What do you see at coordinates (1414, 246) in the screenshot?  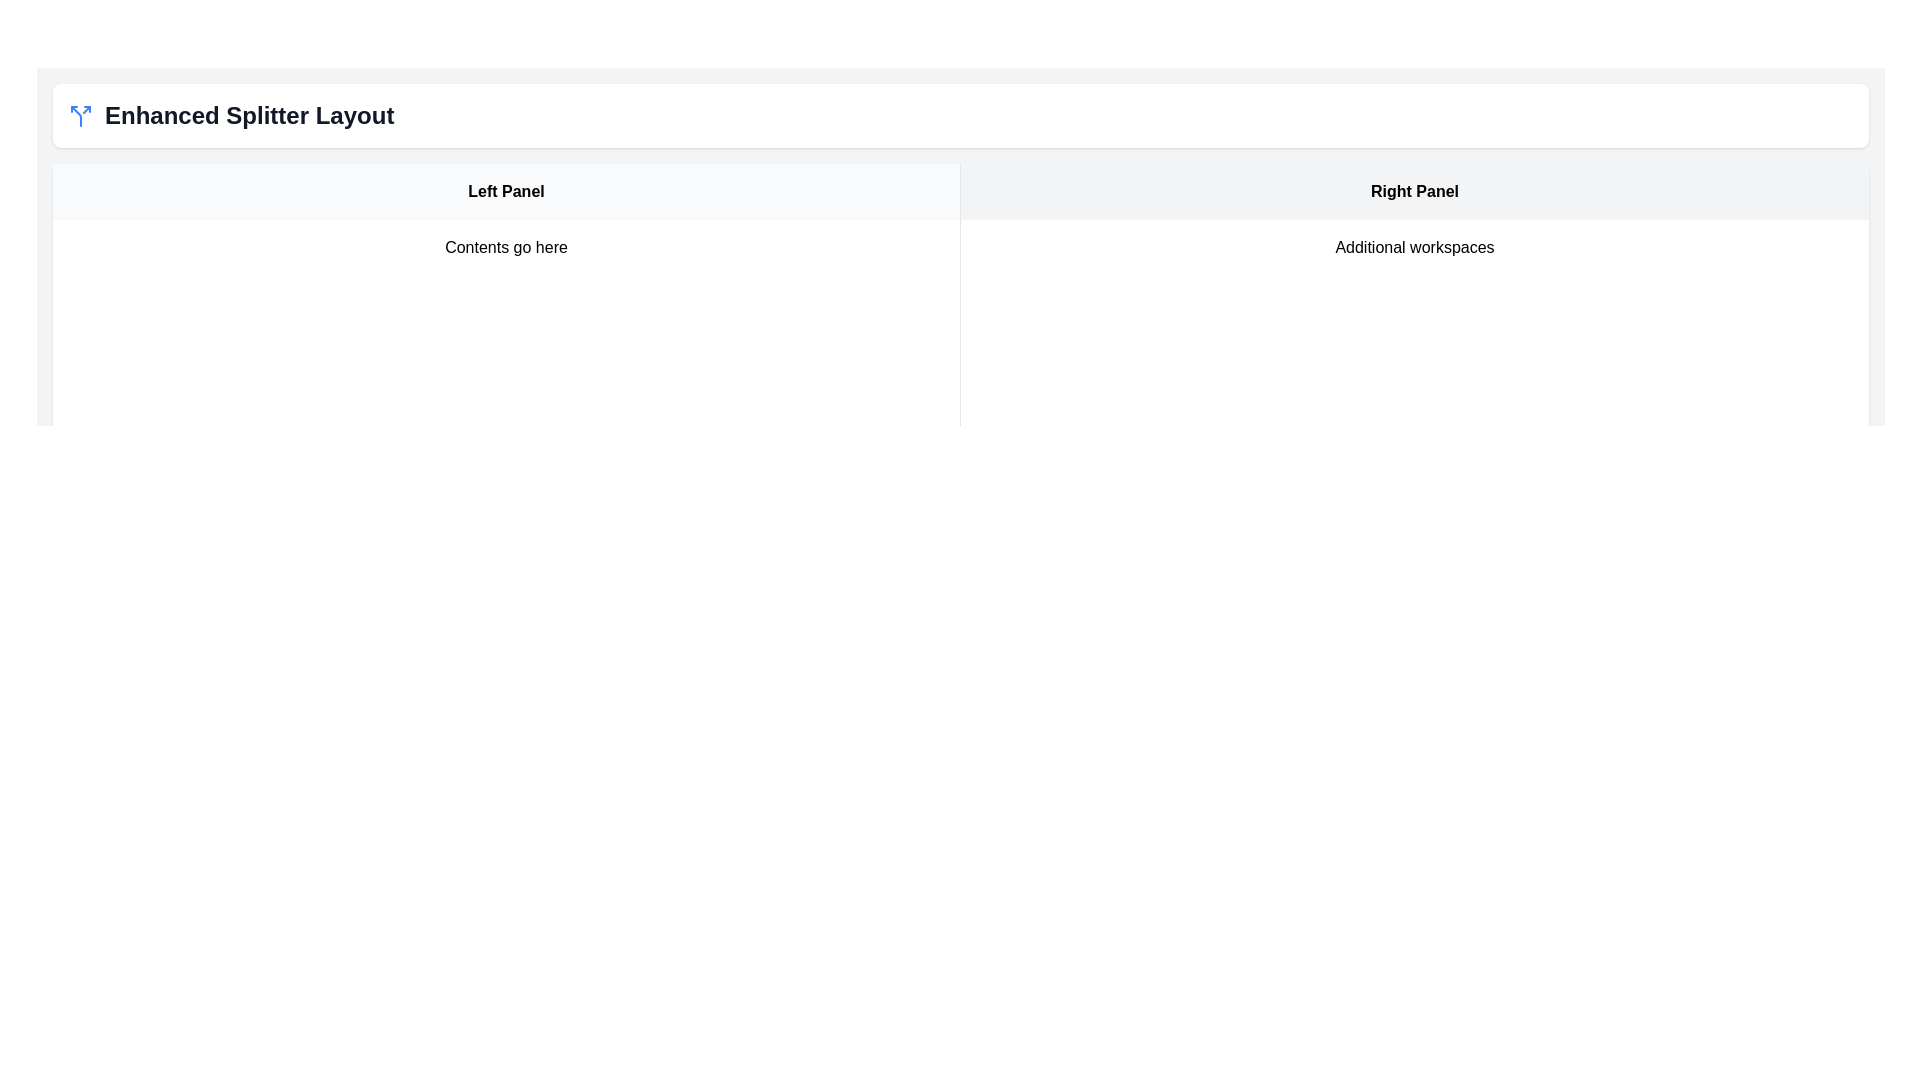 I see `the static text label displaying 'Additional workspaces' located in the right-hand section of the panel layout` at bounding box center [1414, 246].